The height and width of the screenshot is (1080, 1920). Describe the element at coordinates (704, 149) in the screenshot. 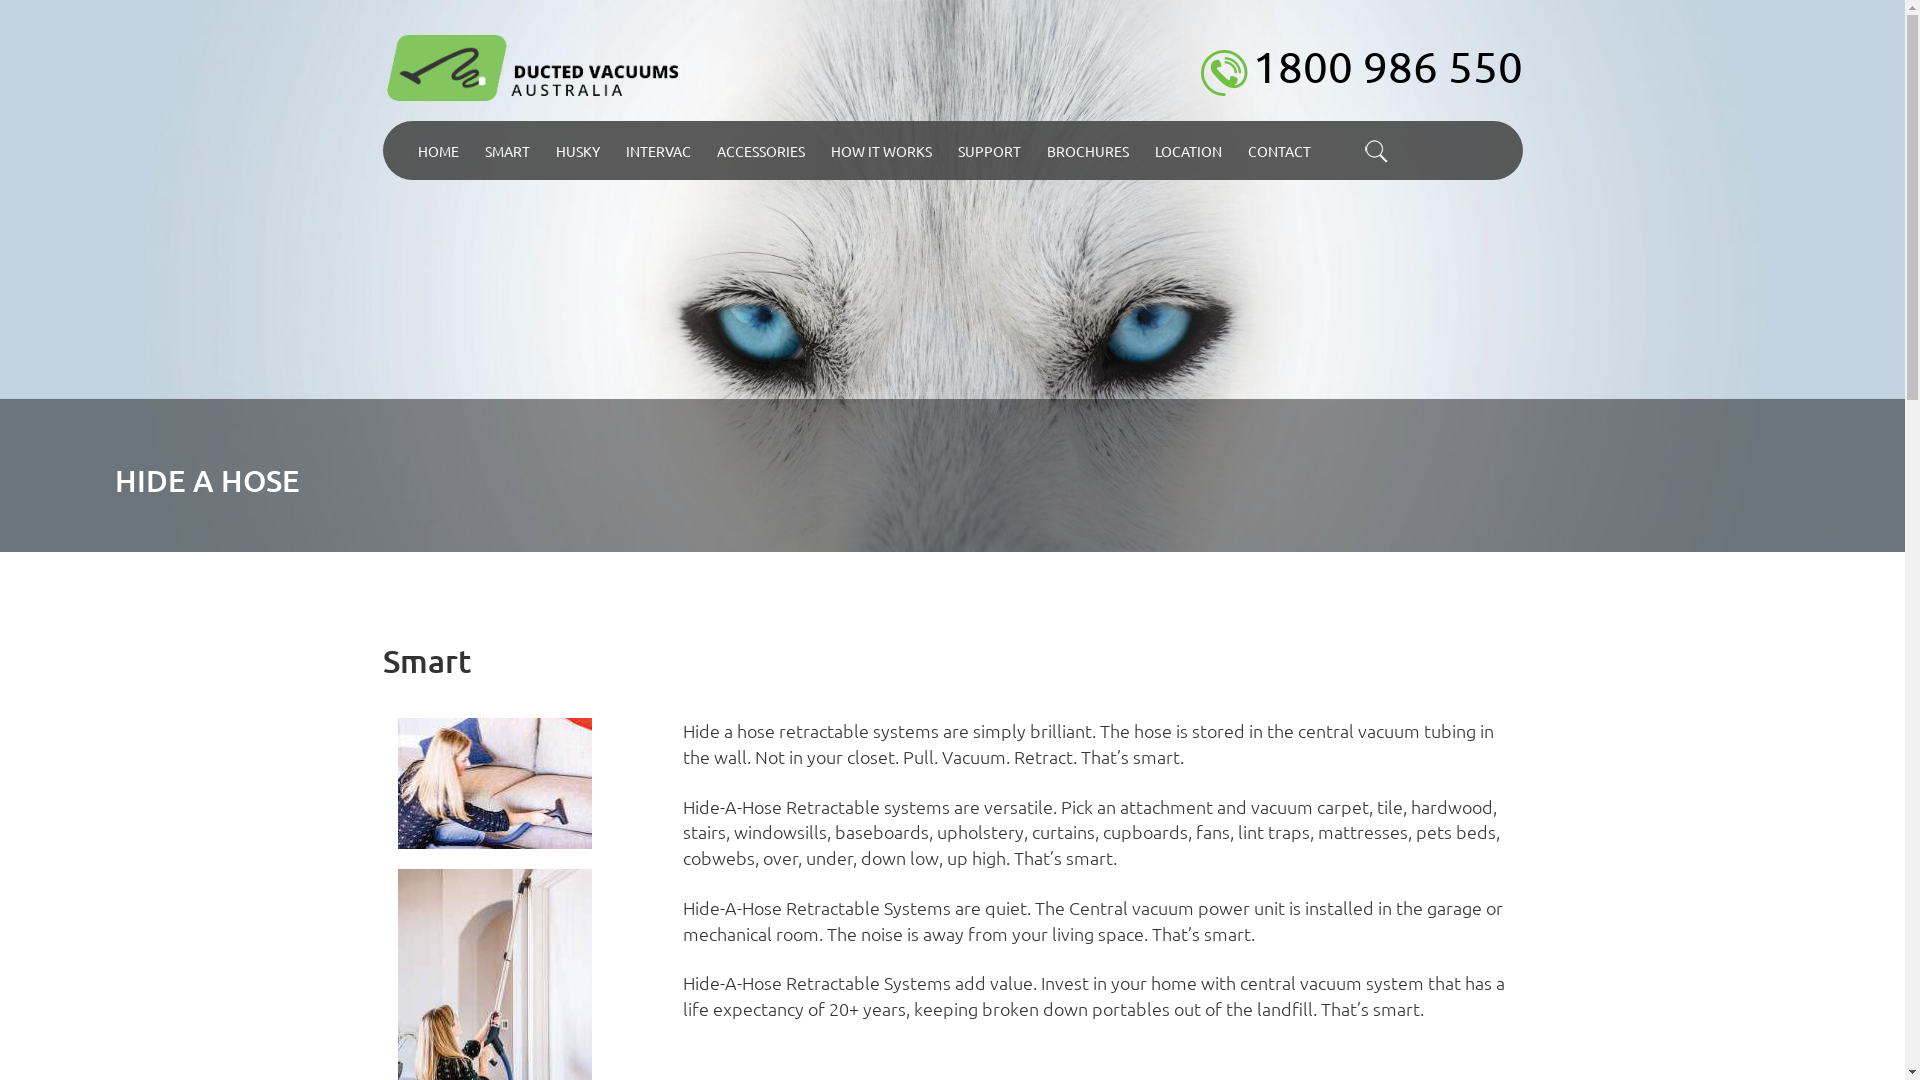

I see `'ACCESSORIES'` at that location.